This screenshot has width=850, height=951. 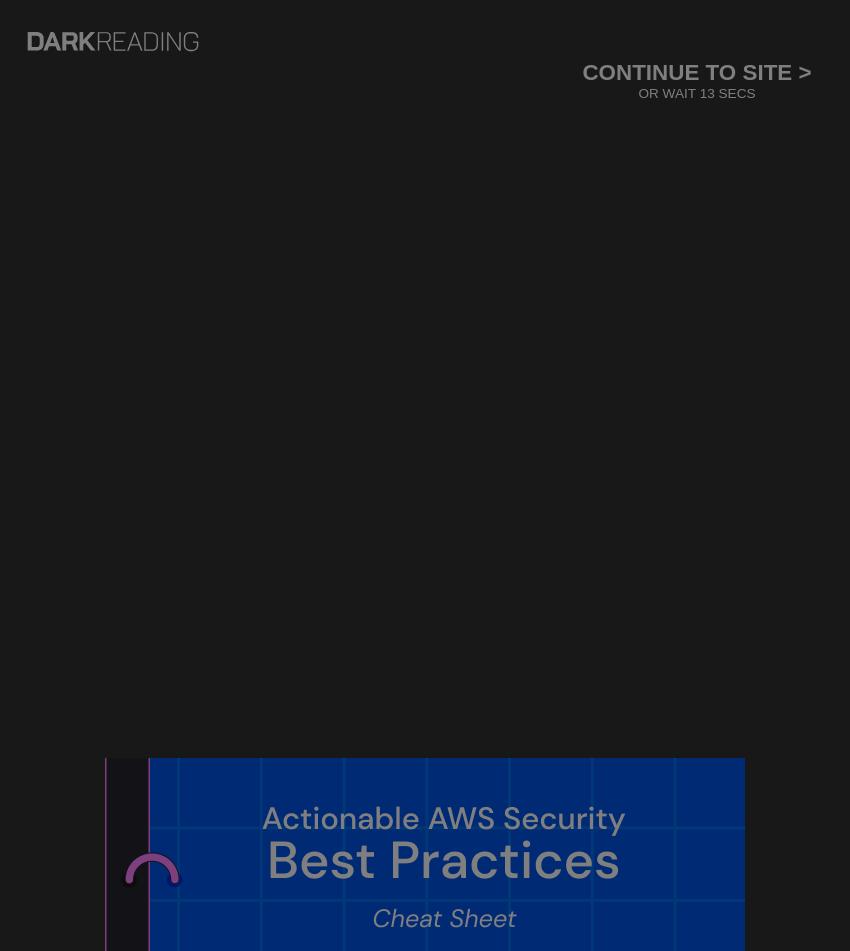 I want to click on 'Quick Hits', so click(x=408, y=353).